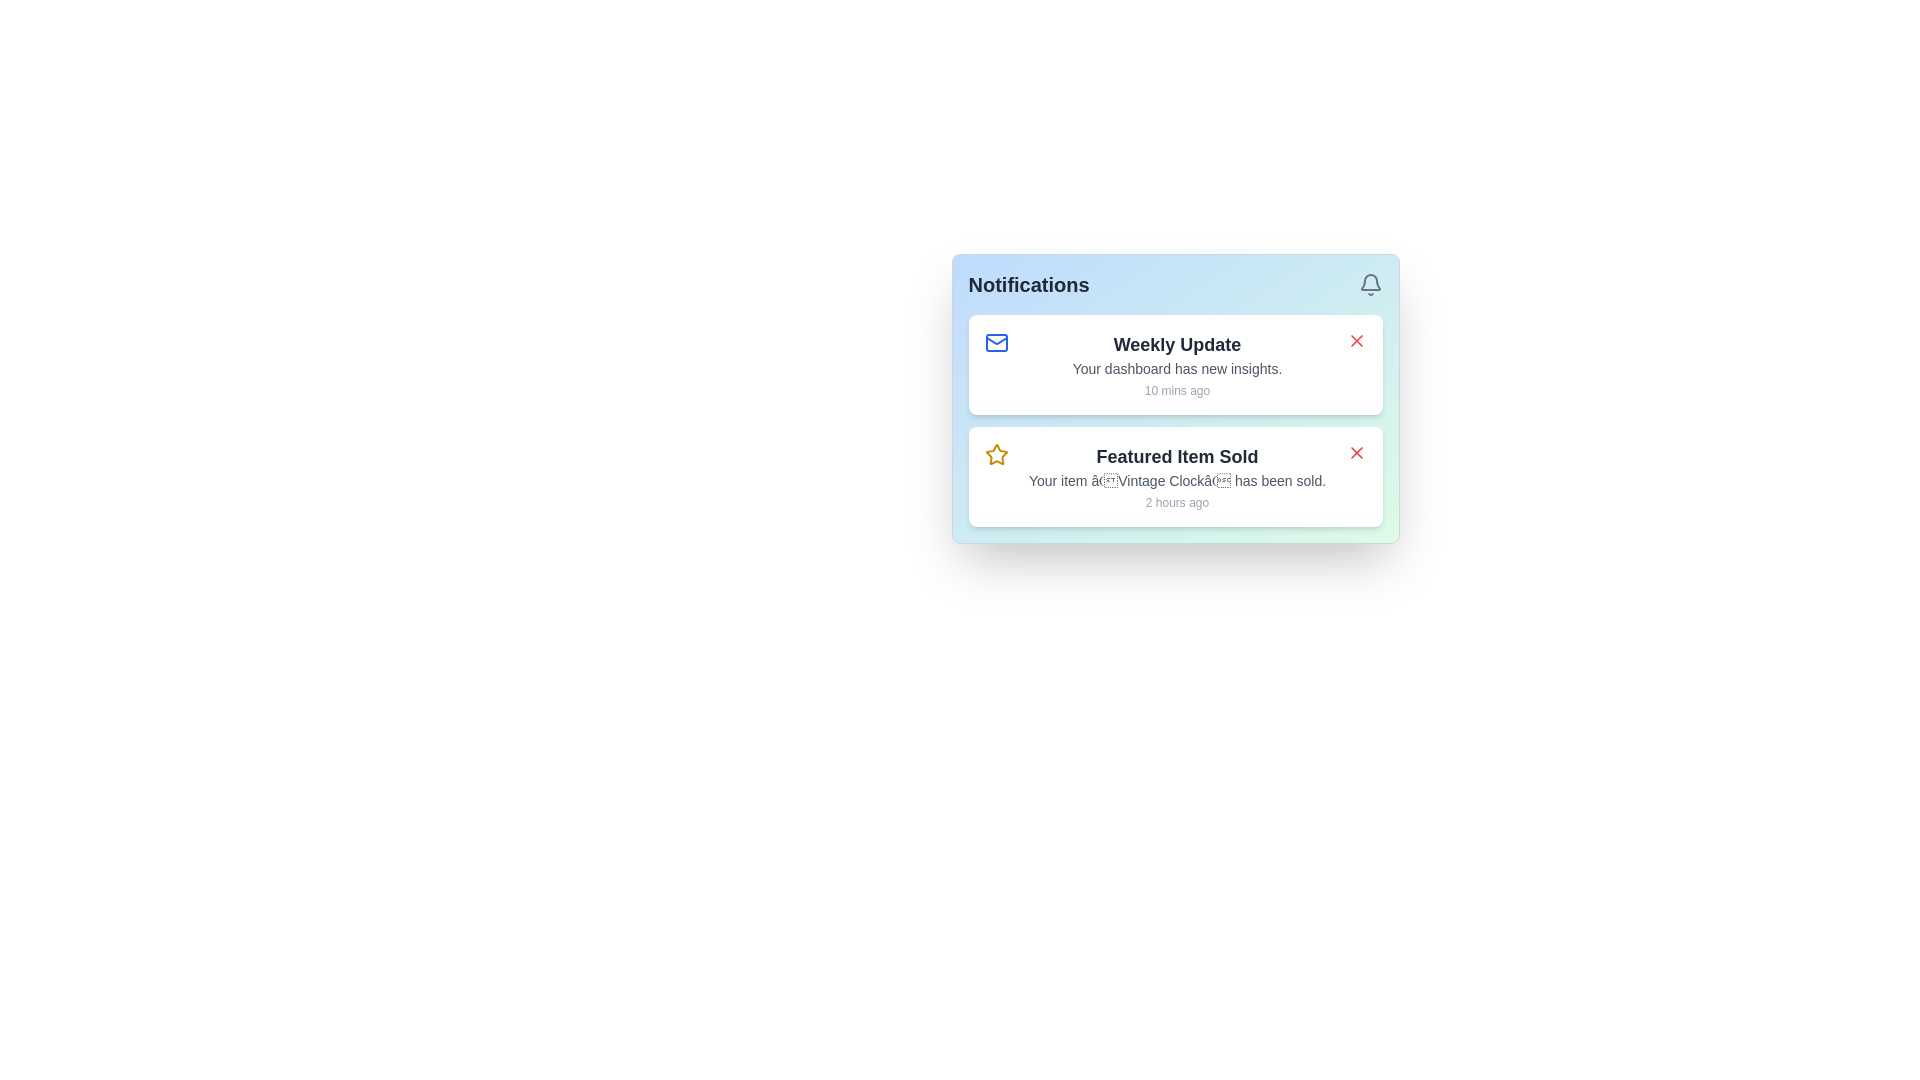 The height and width of the screenshot is (1080, 1920). What do you see at coordinates (1177, 390) in the screenshot?
I see `the timestamp text label located in the notification card titled 'Weekly Update', positioned at the bottom right under the description text 'Your dashboard has new insights.'` at bounding box center [1177, 390].